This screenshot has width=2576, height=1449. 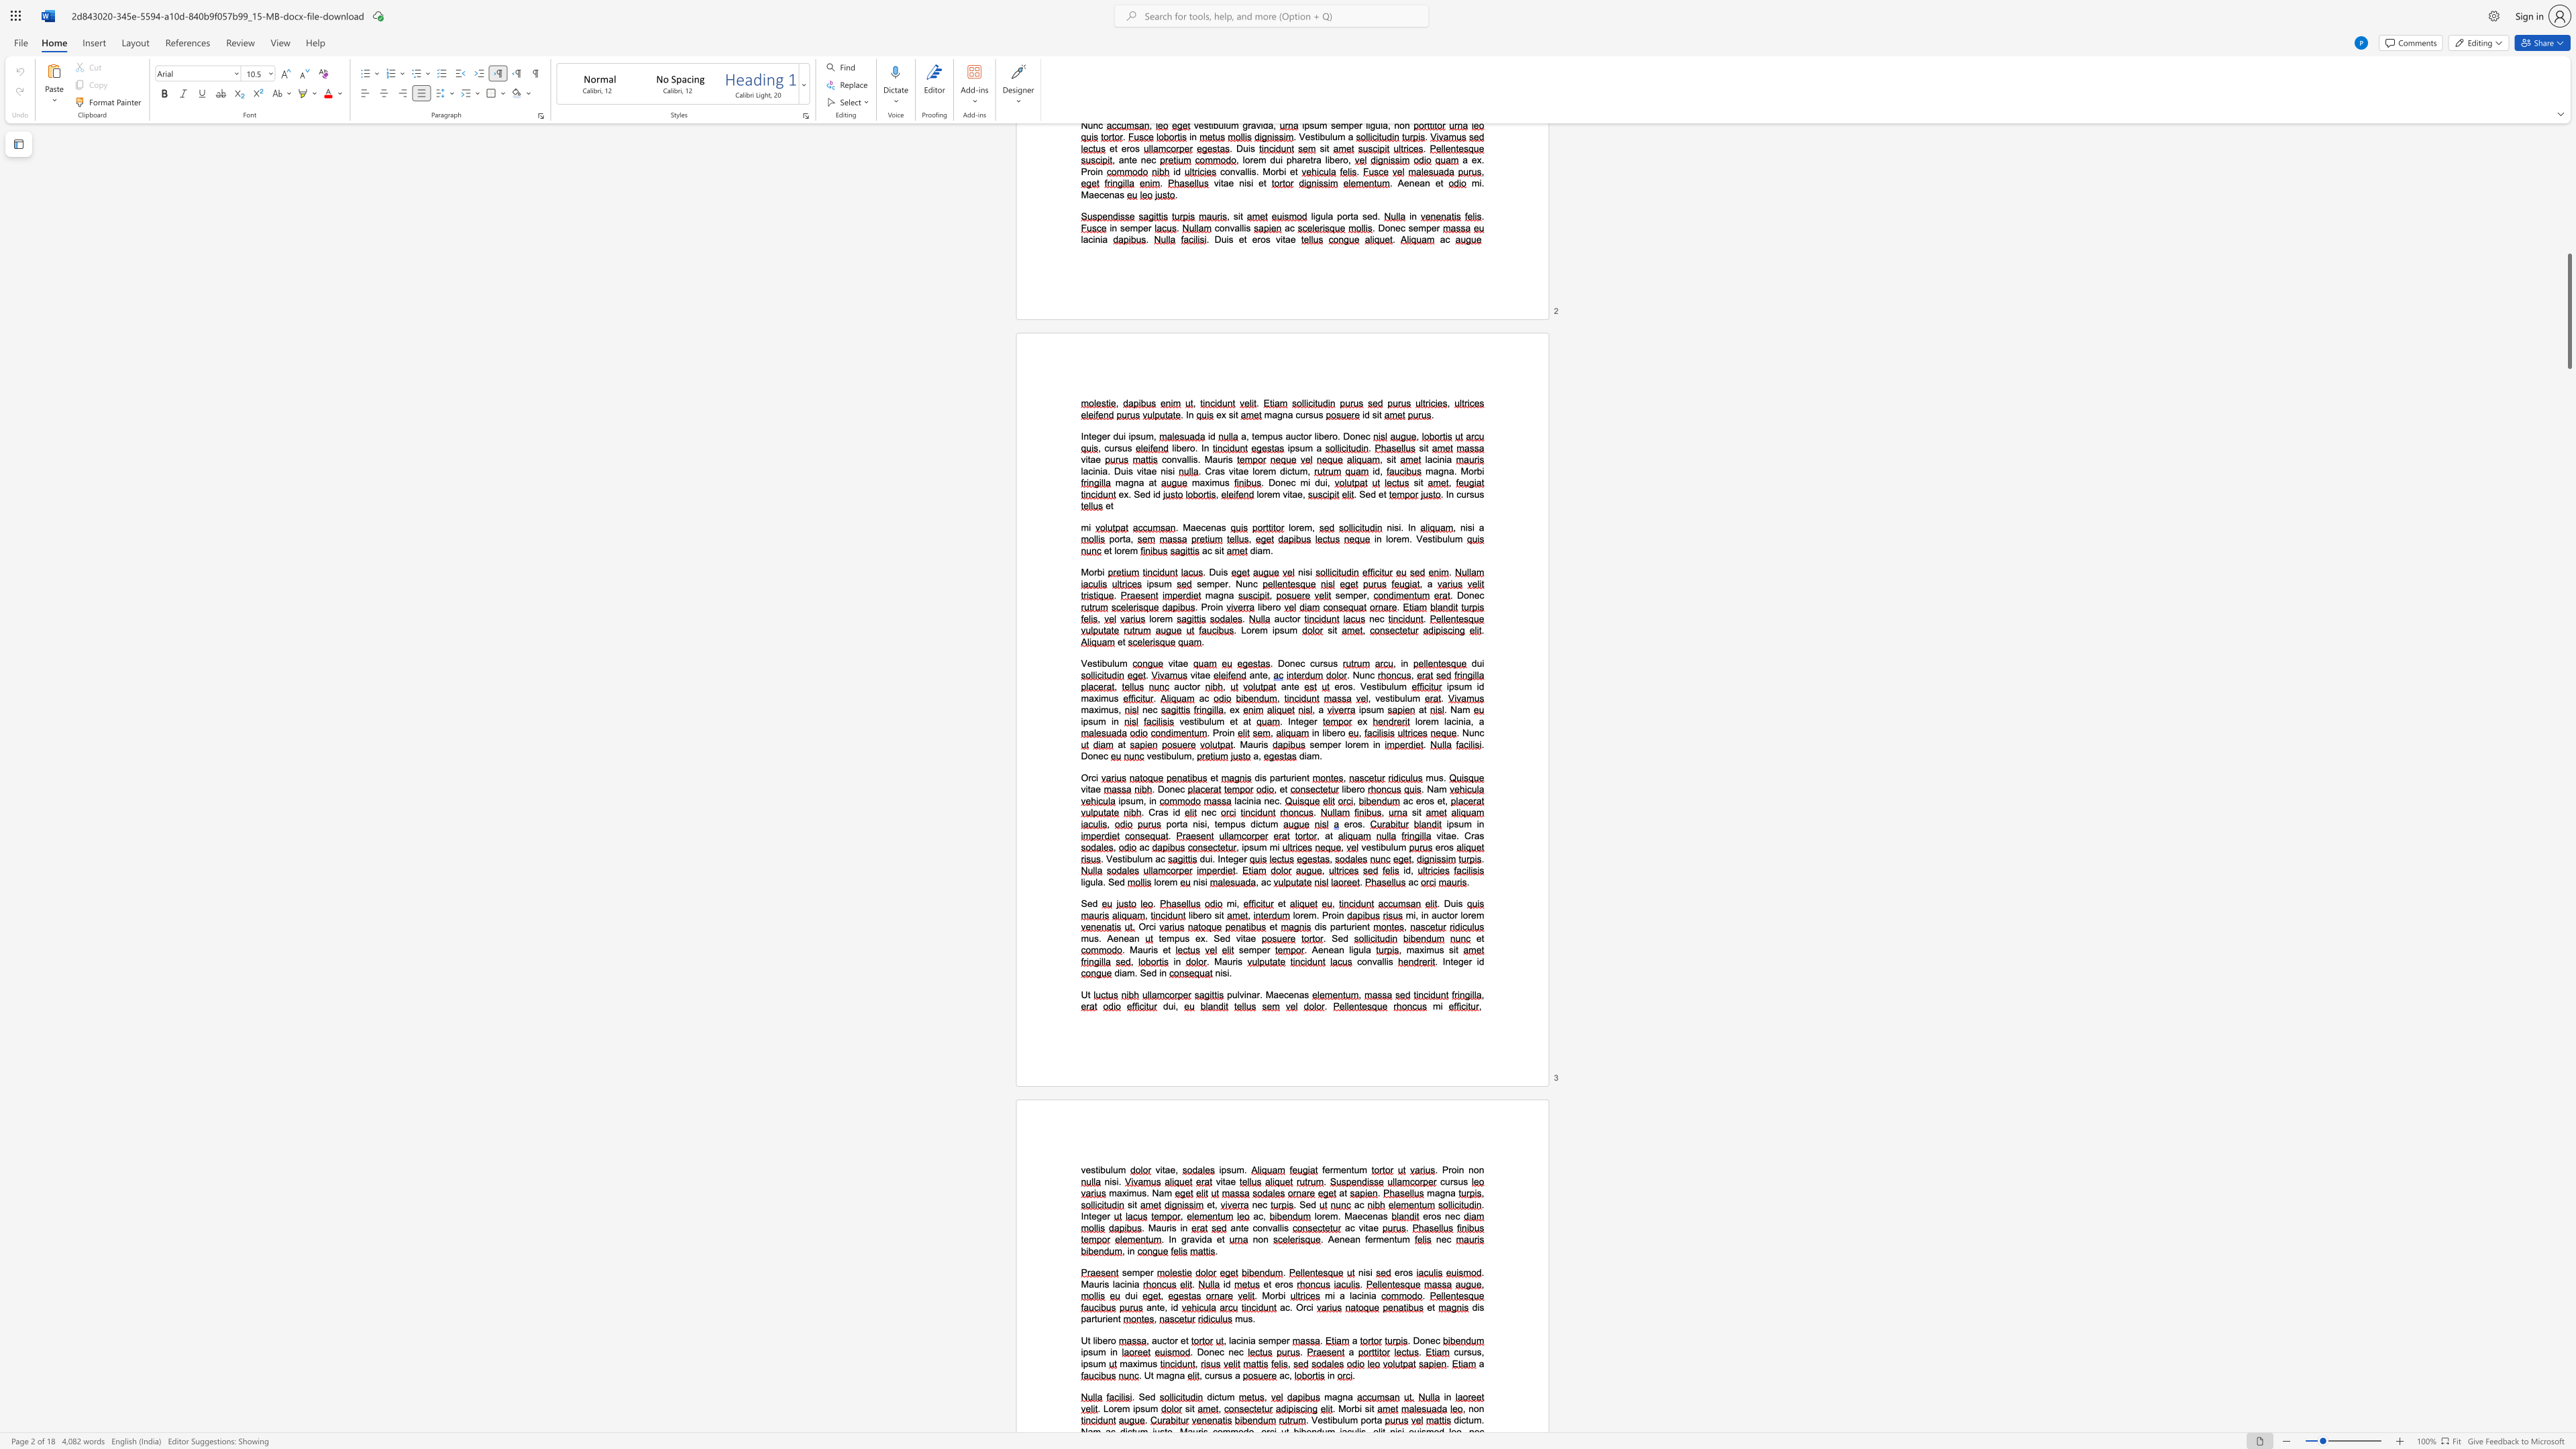 What do you see at coordinates (1339, 914) in the screenshot?
I see `the space between the continuous character "i" and "n" in the text` at bounding box center [1339, 914].